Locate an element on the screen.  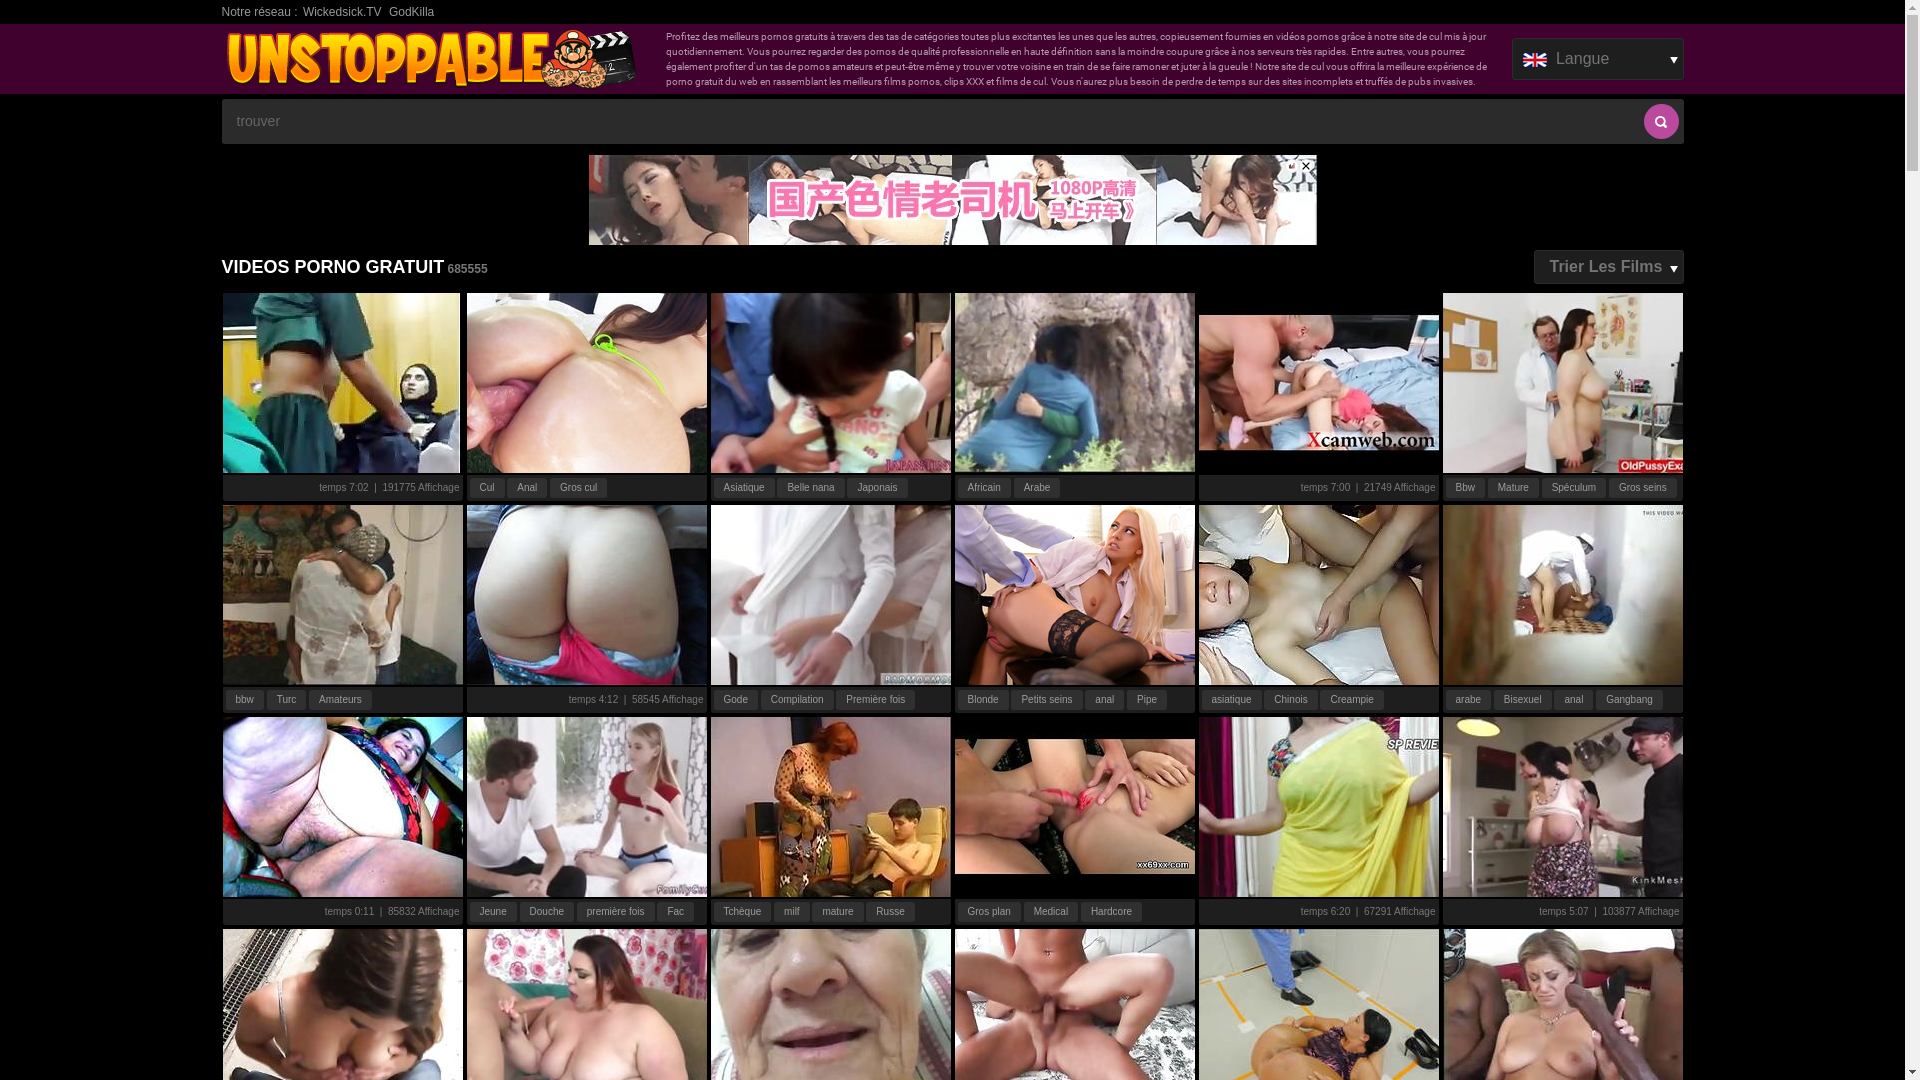
'Cul' is located at coordinates (487, 488).